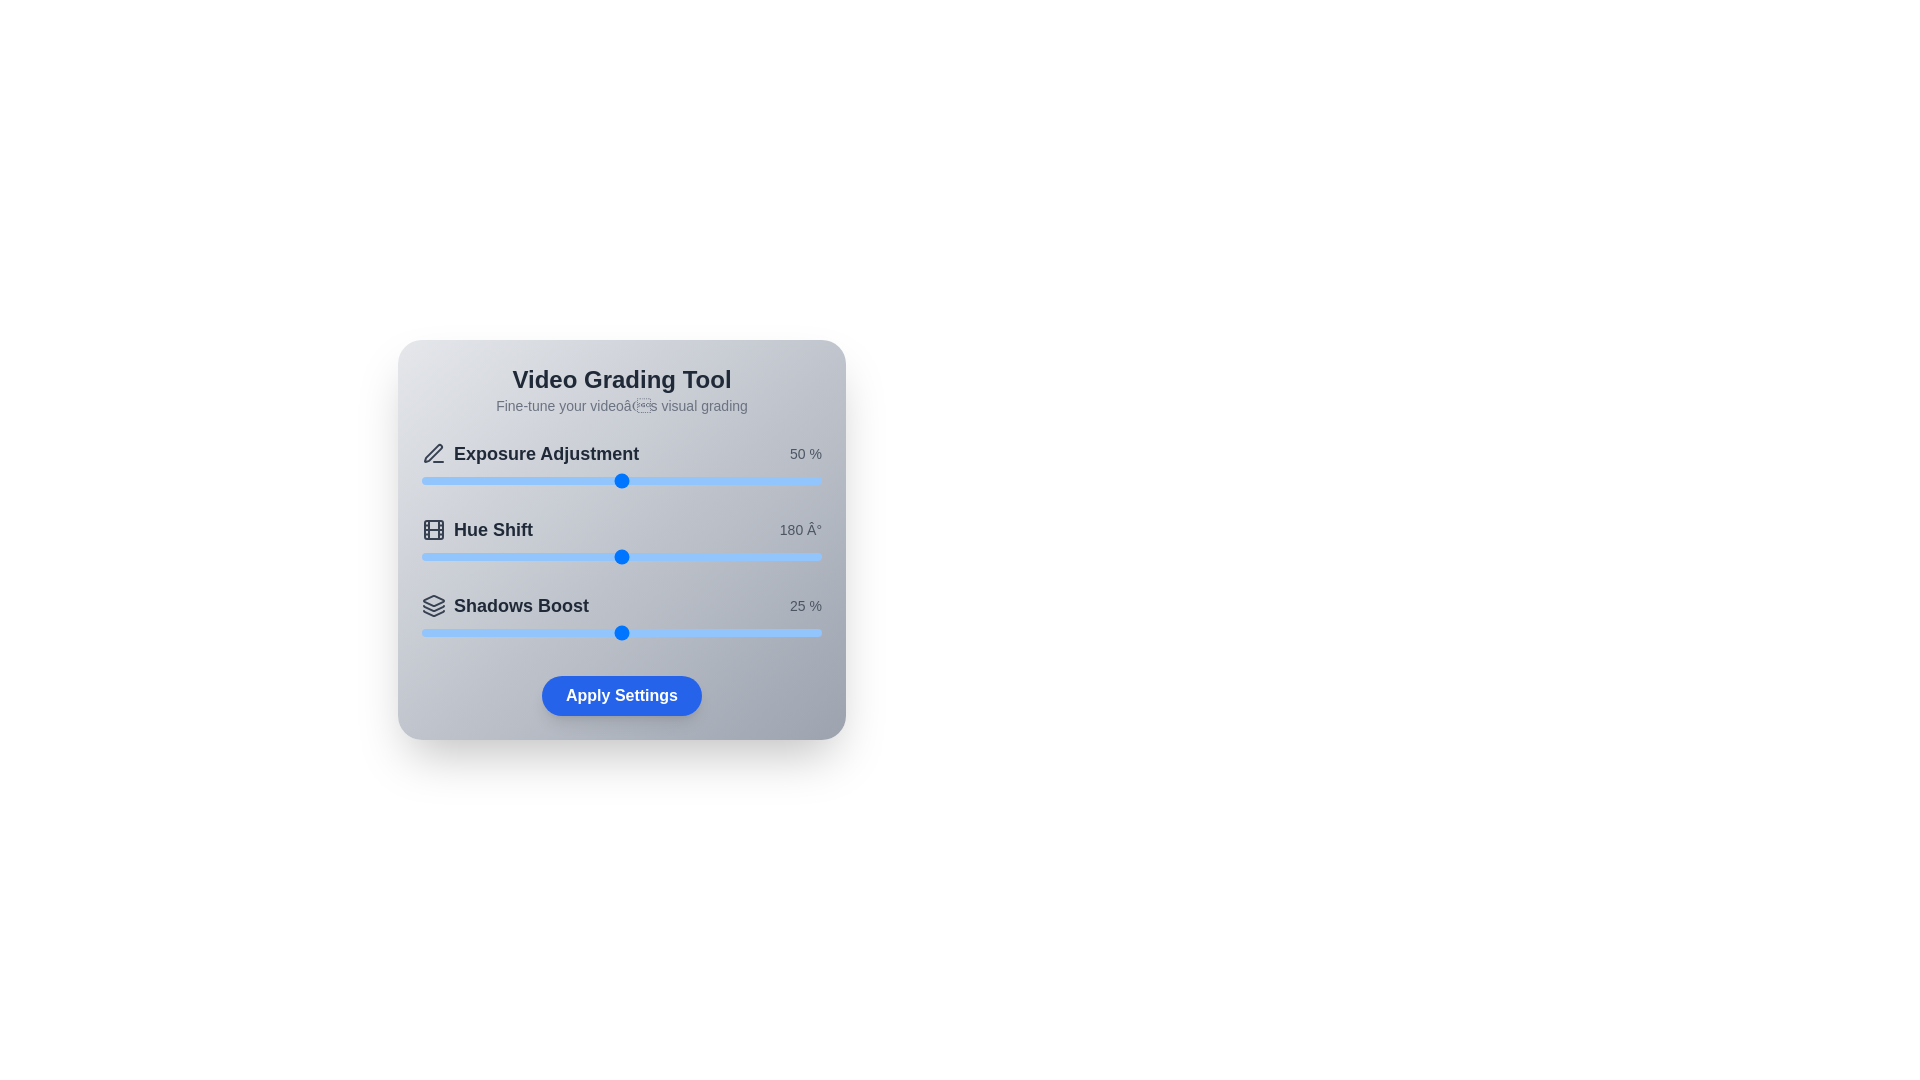  Describe the element at coordinates (722, 556) in the screenshot. I see `the hue shift` at that location.